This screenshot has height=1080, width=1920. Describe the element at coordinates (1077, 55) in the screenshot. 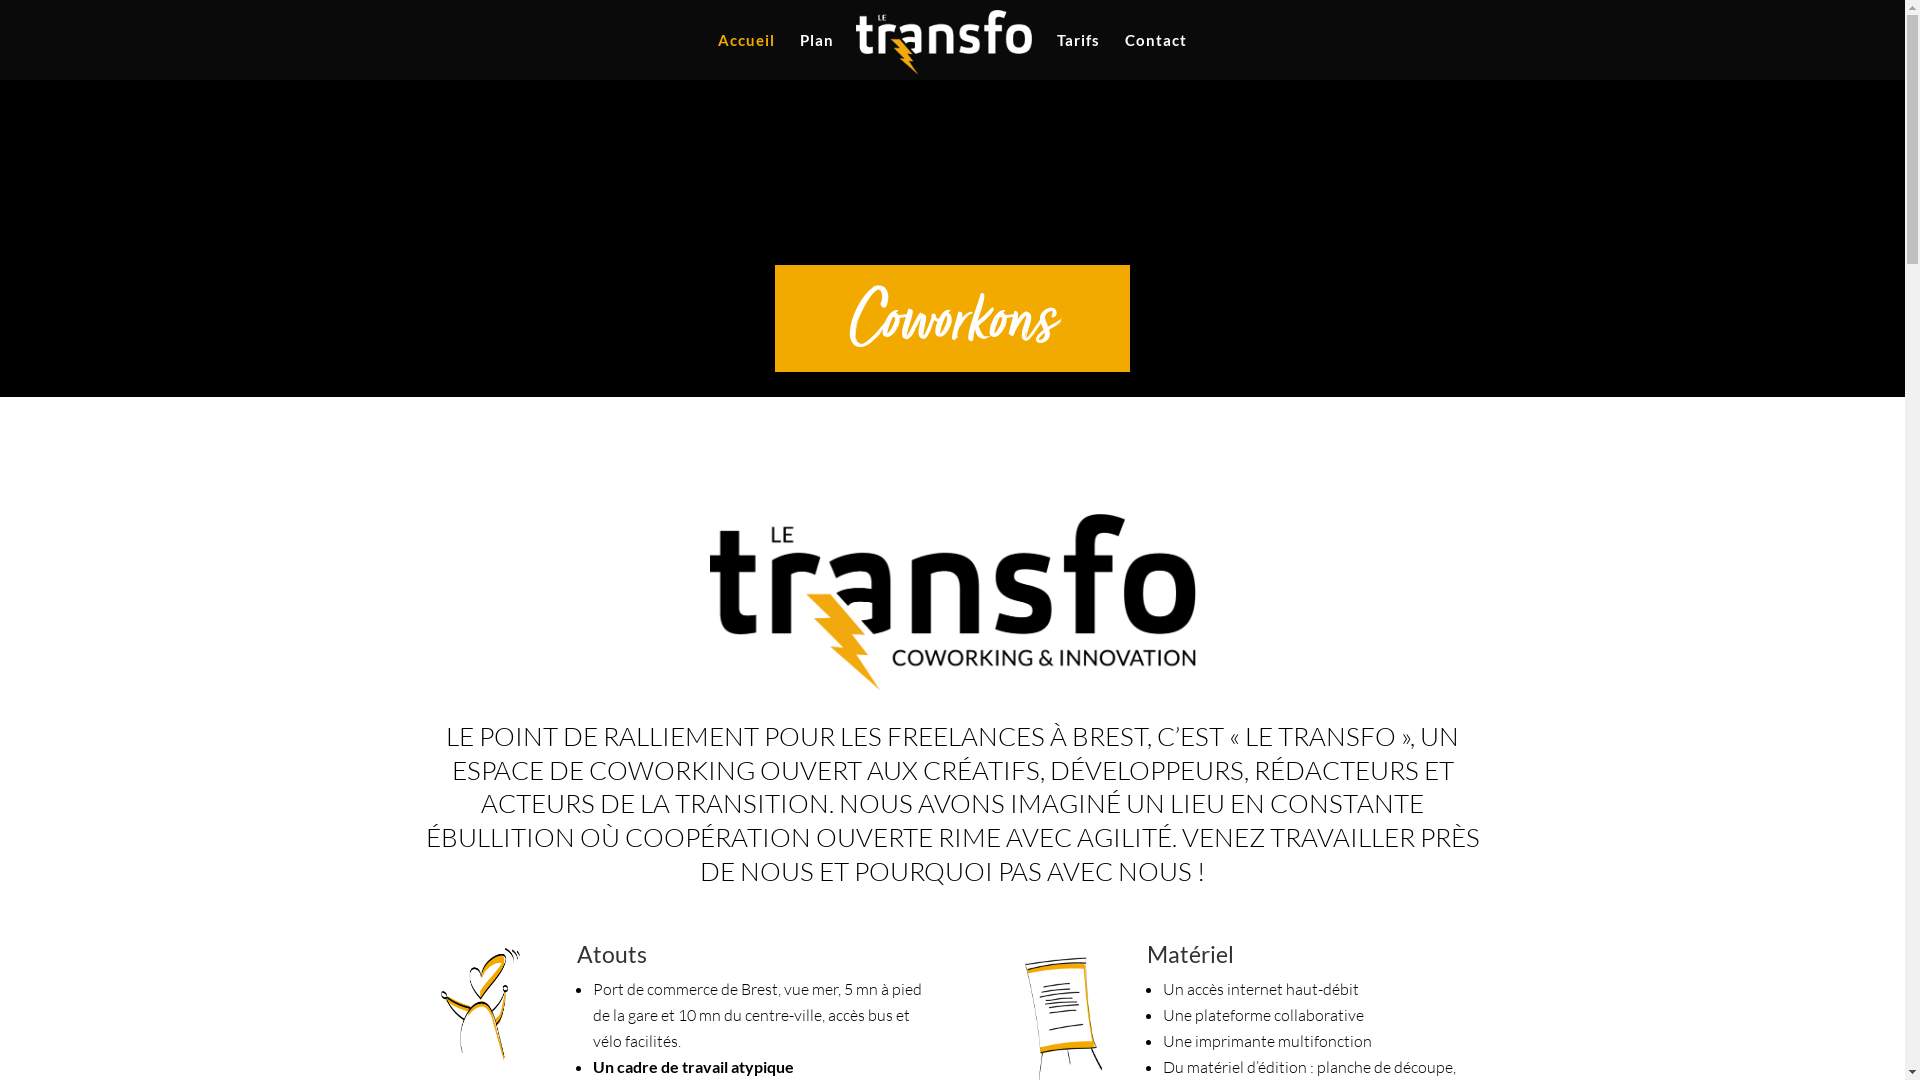

I see `'Tarifs'` at that location.